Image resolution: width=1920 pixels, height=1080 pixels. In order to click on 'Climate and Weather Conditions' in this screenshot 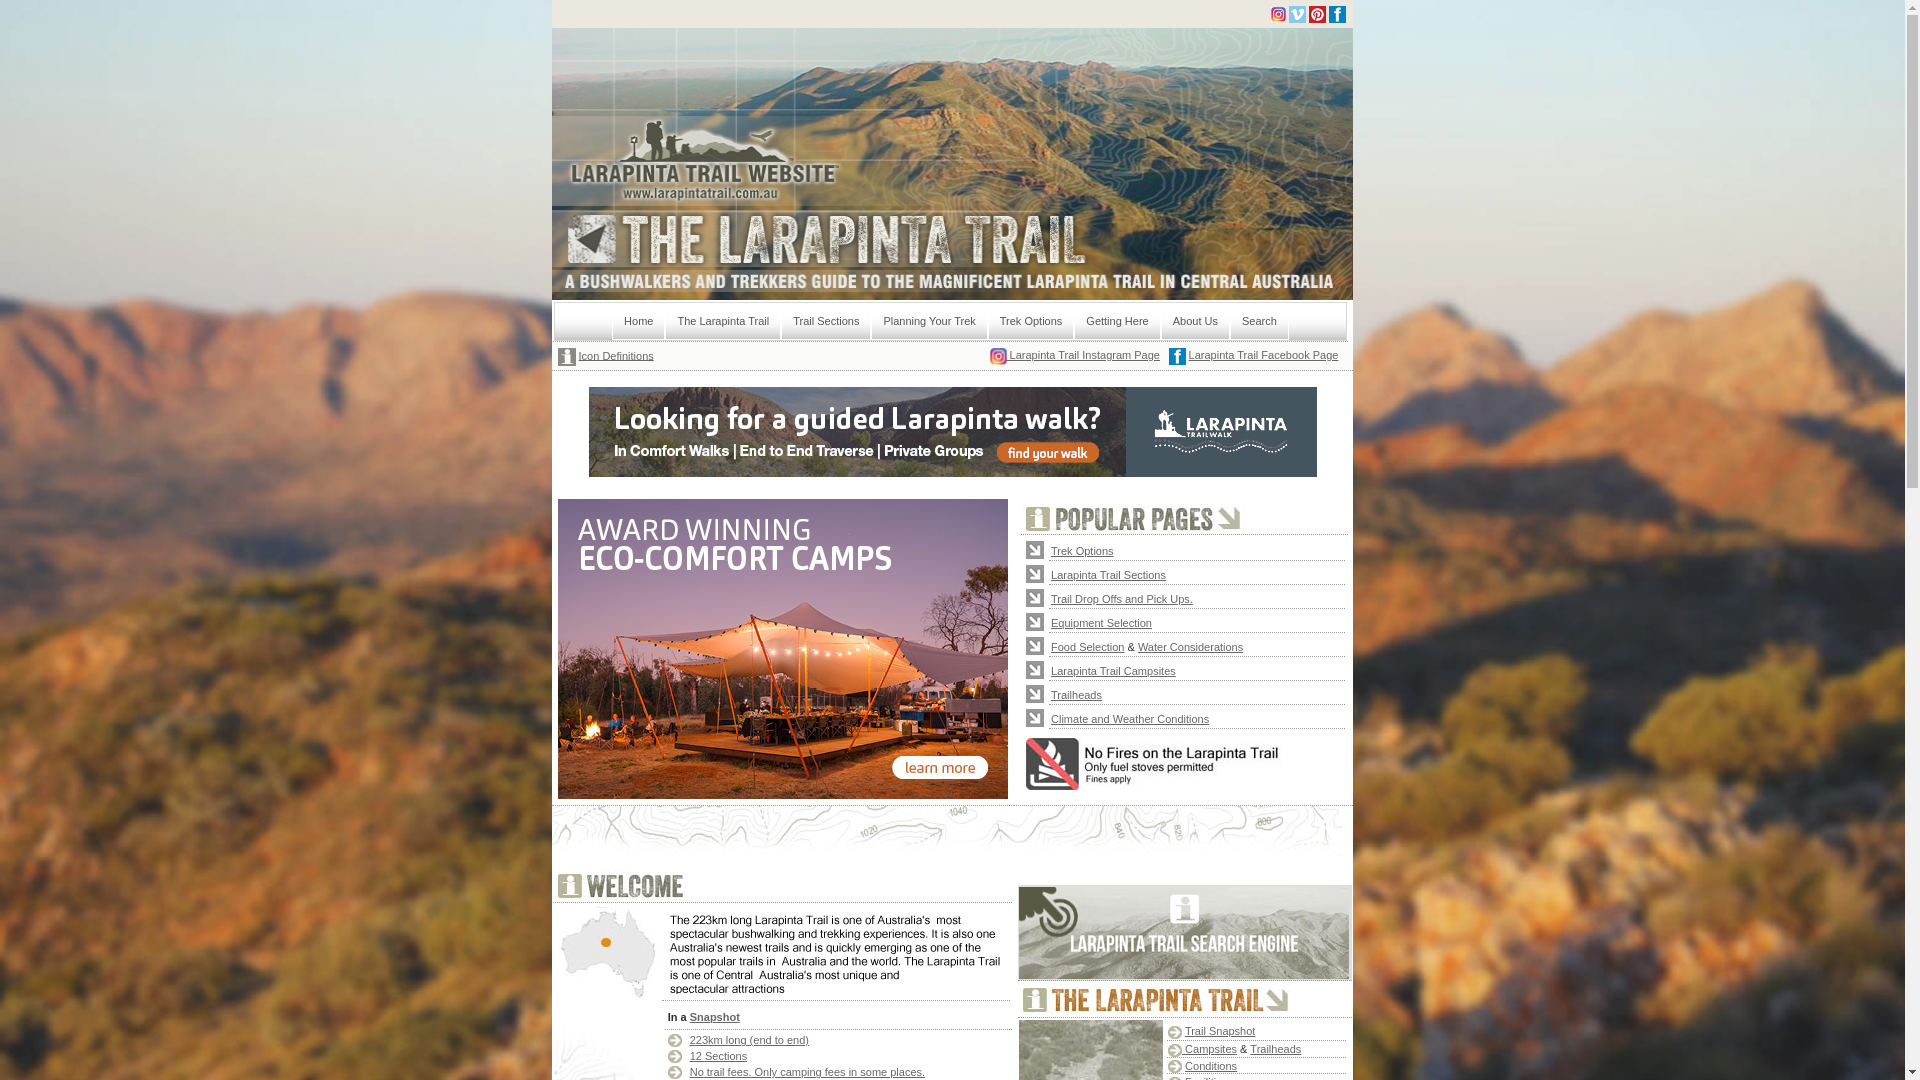, I will do `click(1129, 716)`.